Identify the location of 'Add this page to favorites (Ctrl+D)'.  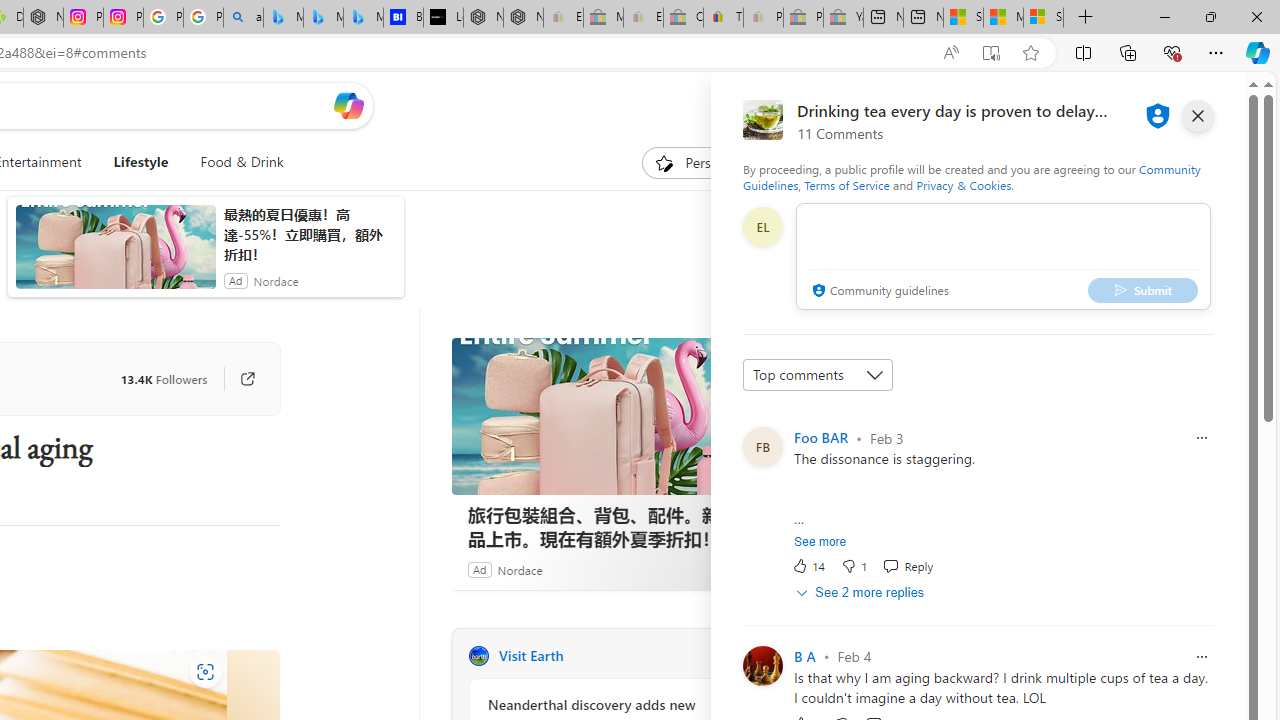
(1031, 52).